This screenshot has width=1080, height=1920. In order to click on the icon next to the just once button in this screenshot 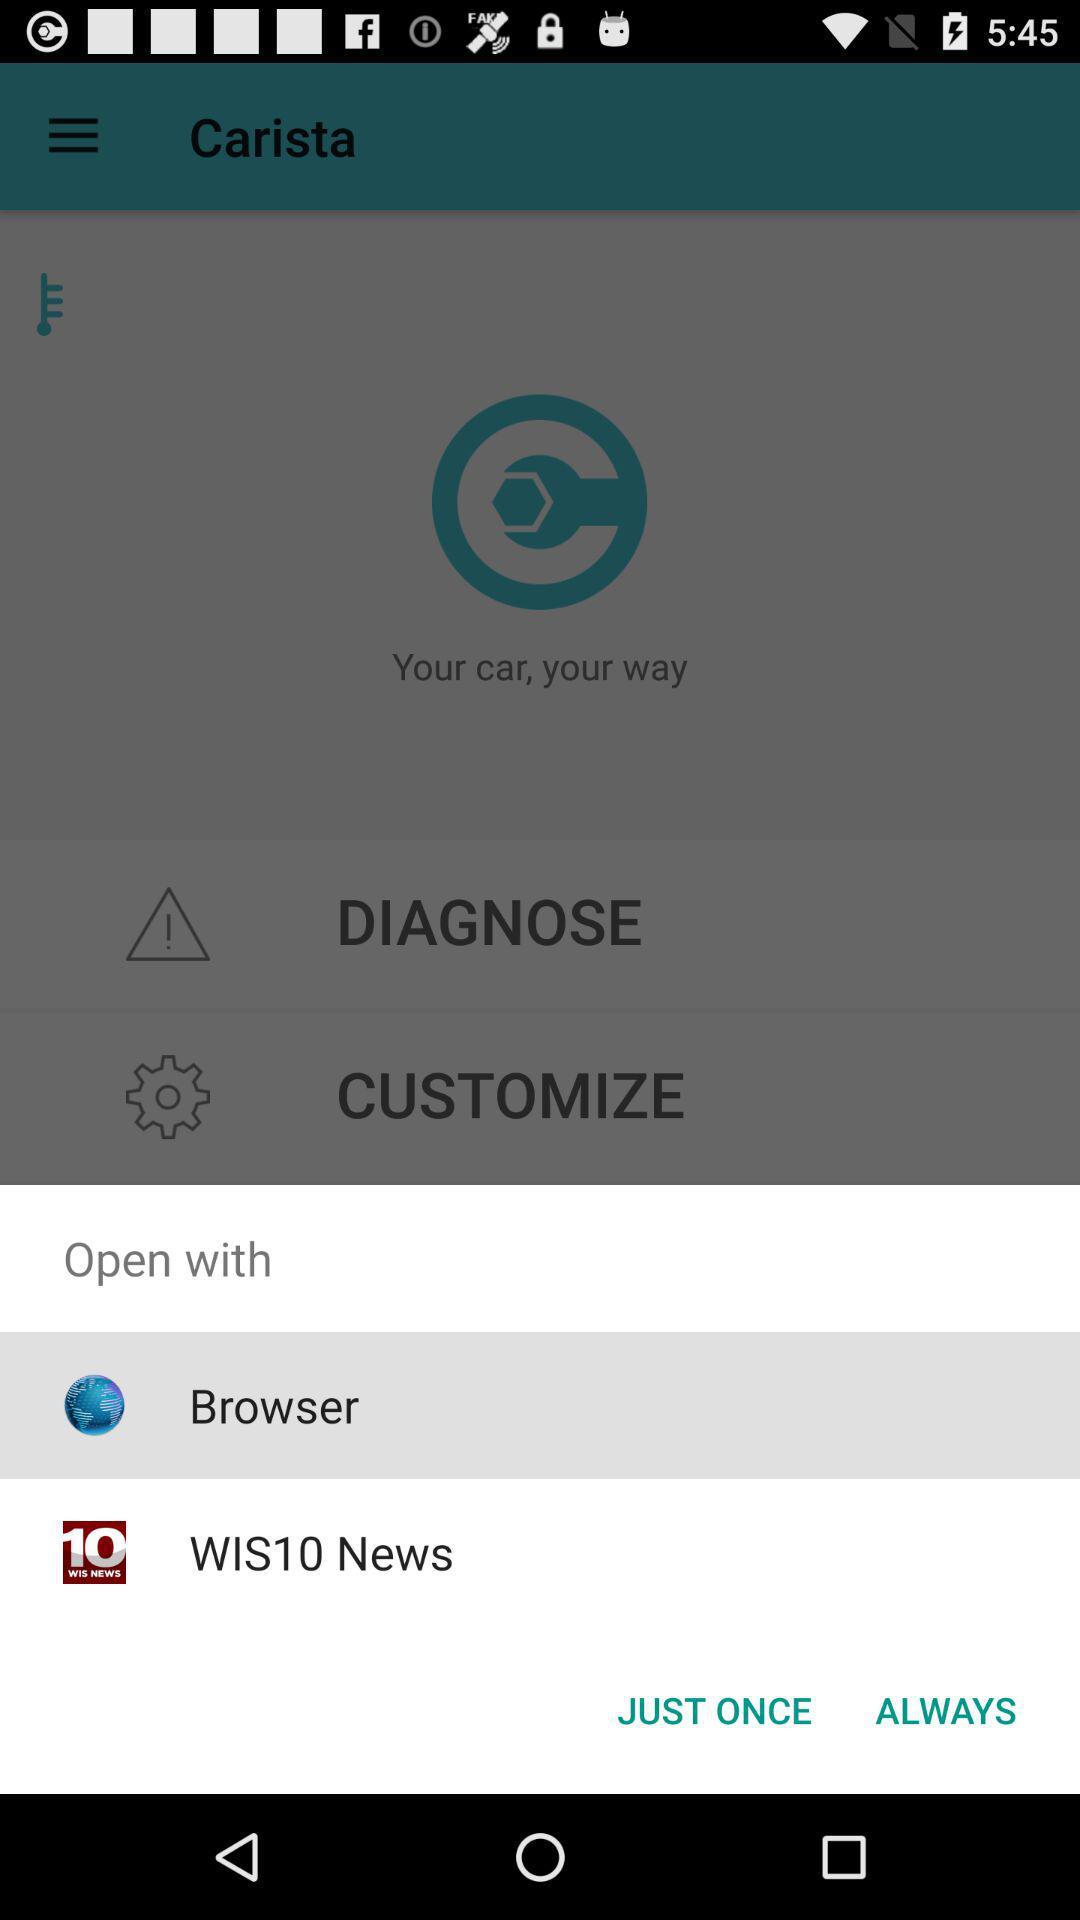, I will do `click(945, 1708)`.